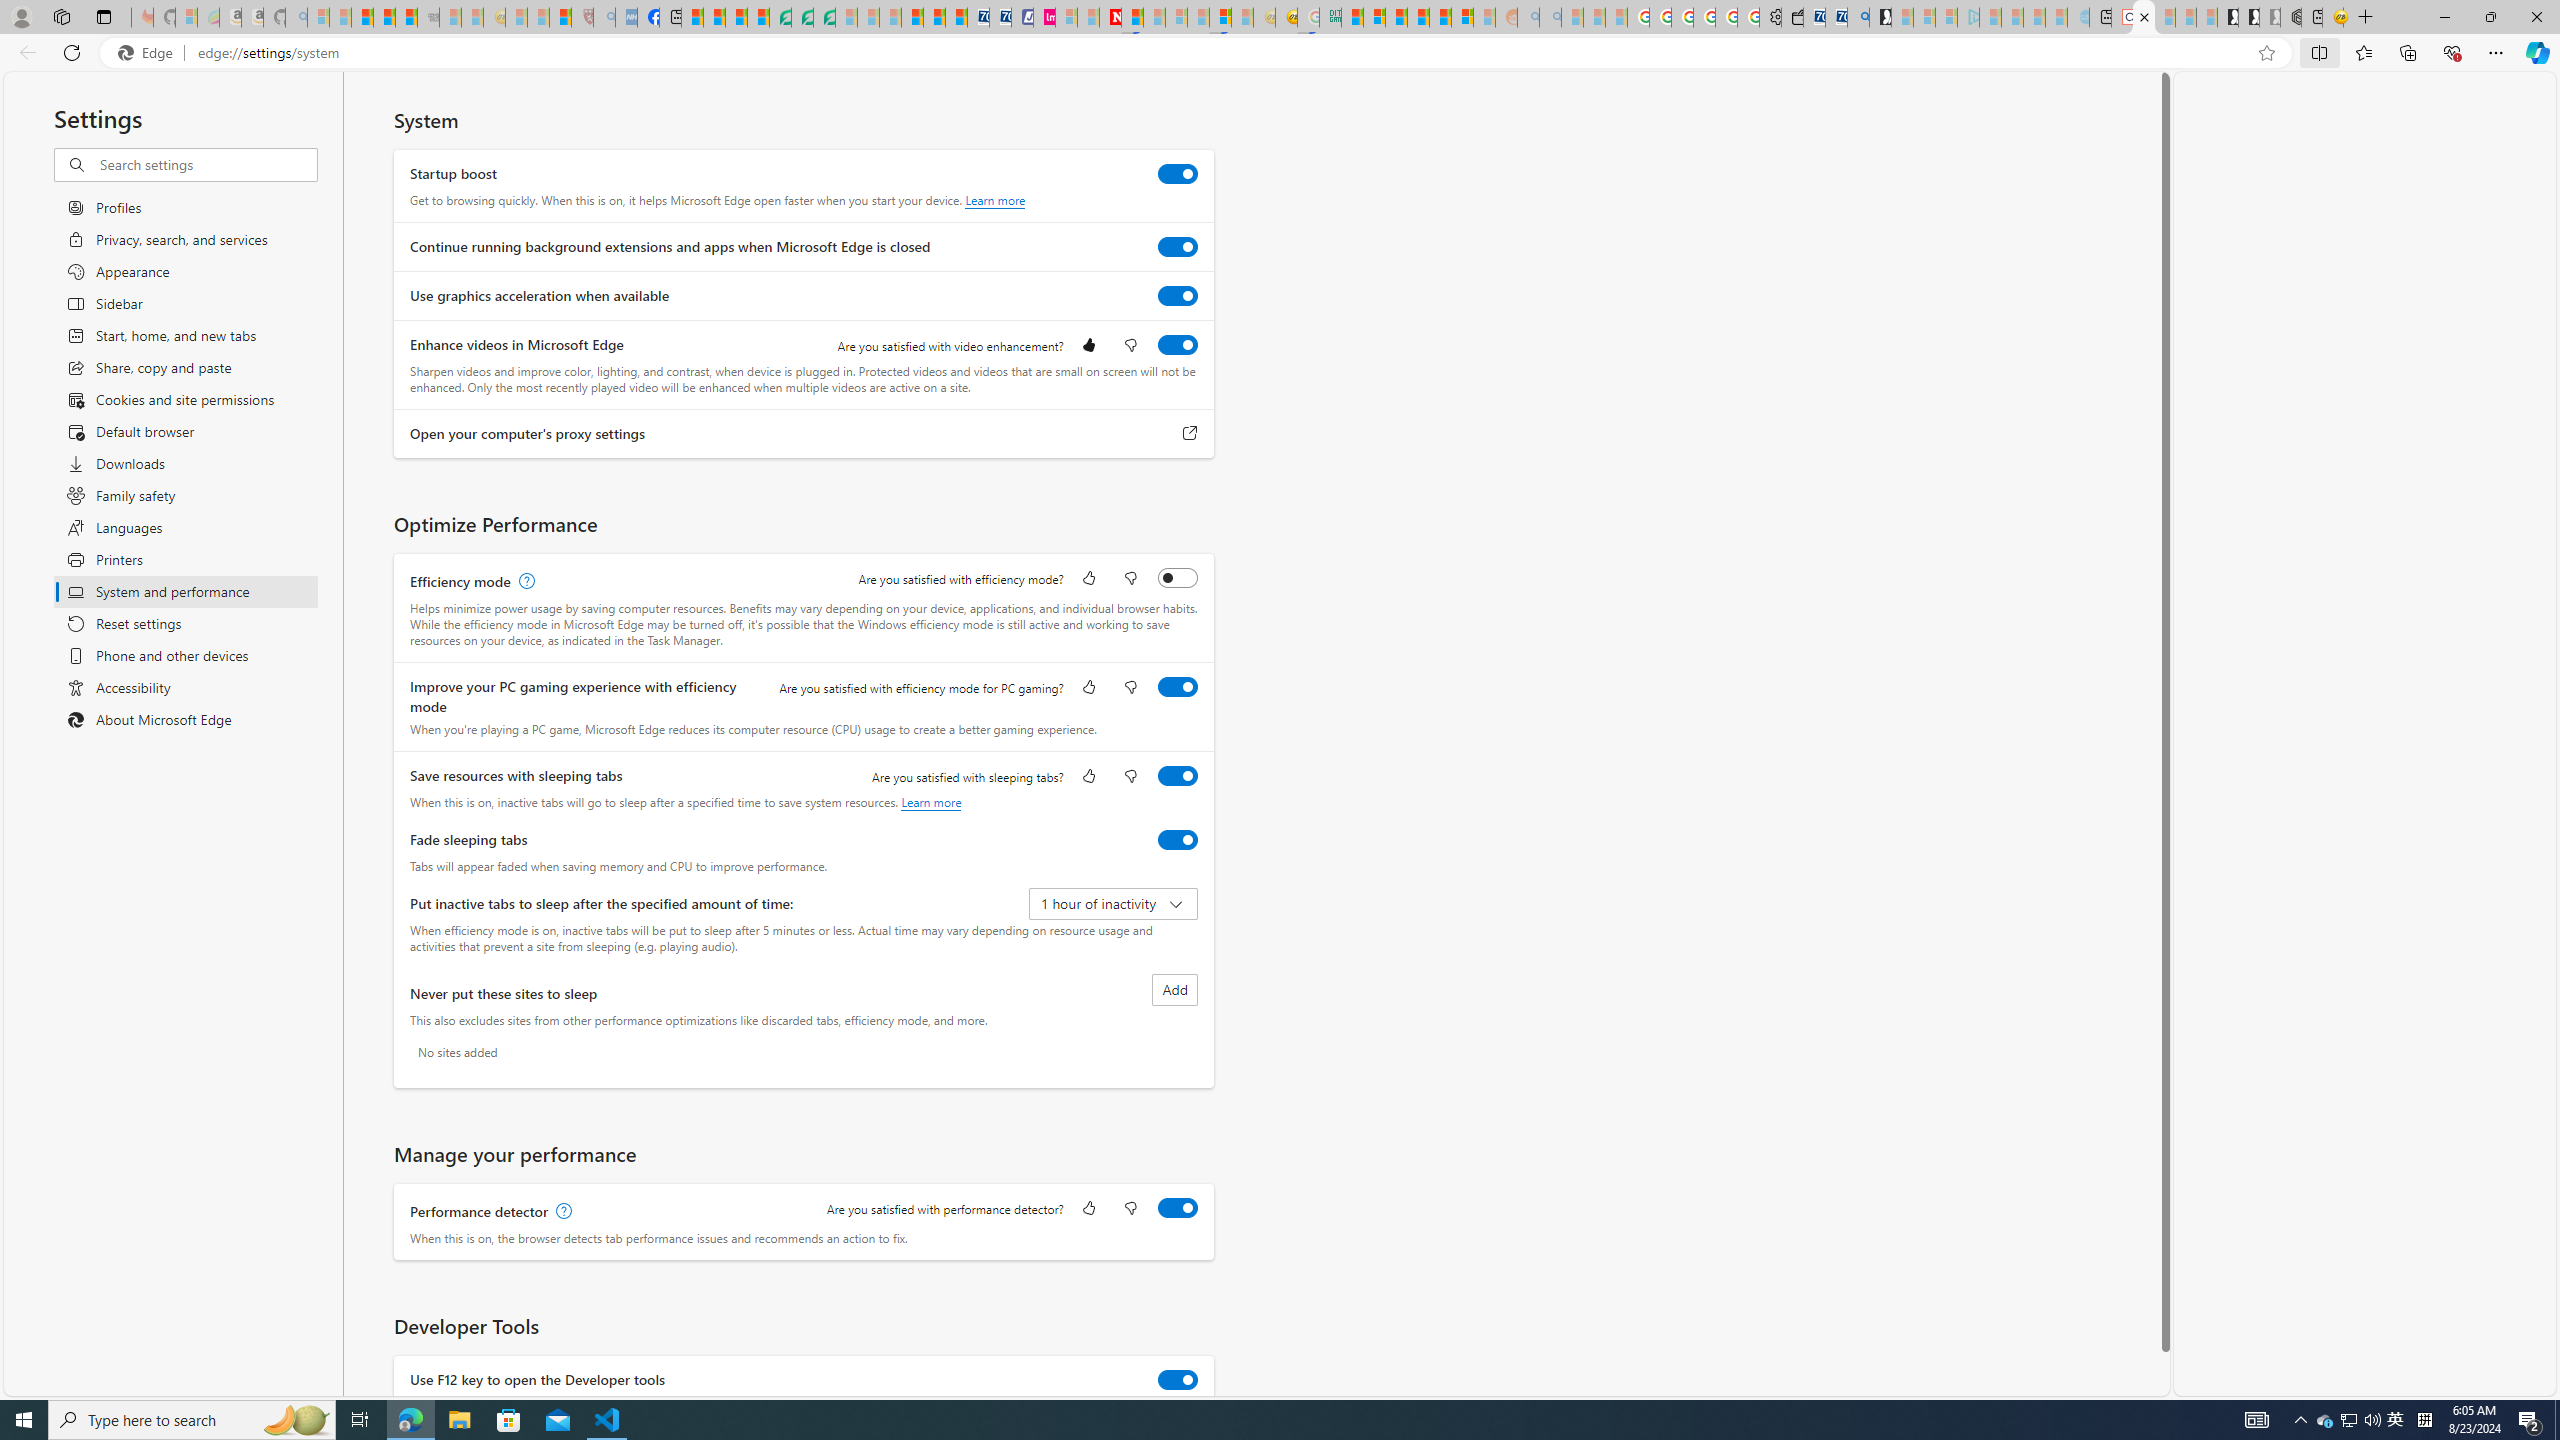  What do you see at coordinates (184, 16) in the screenshot?
I see `'Microsoft-Report a Concern to Bing - Sleeping'` at bounding box center [184, 16].